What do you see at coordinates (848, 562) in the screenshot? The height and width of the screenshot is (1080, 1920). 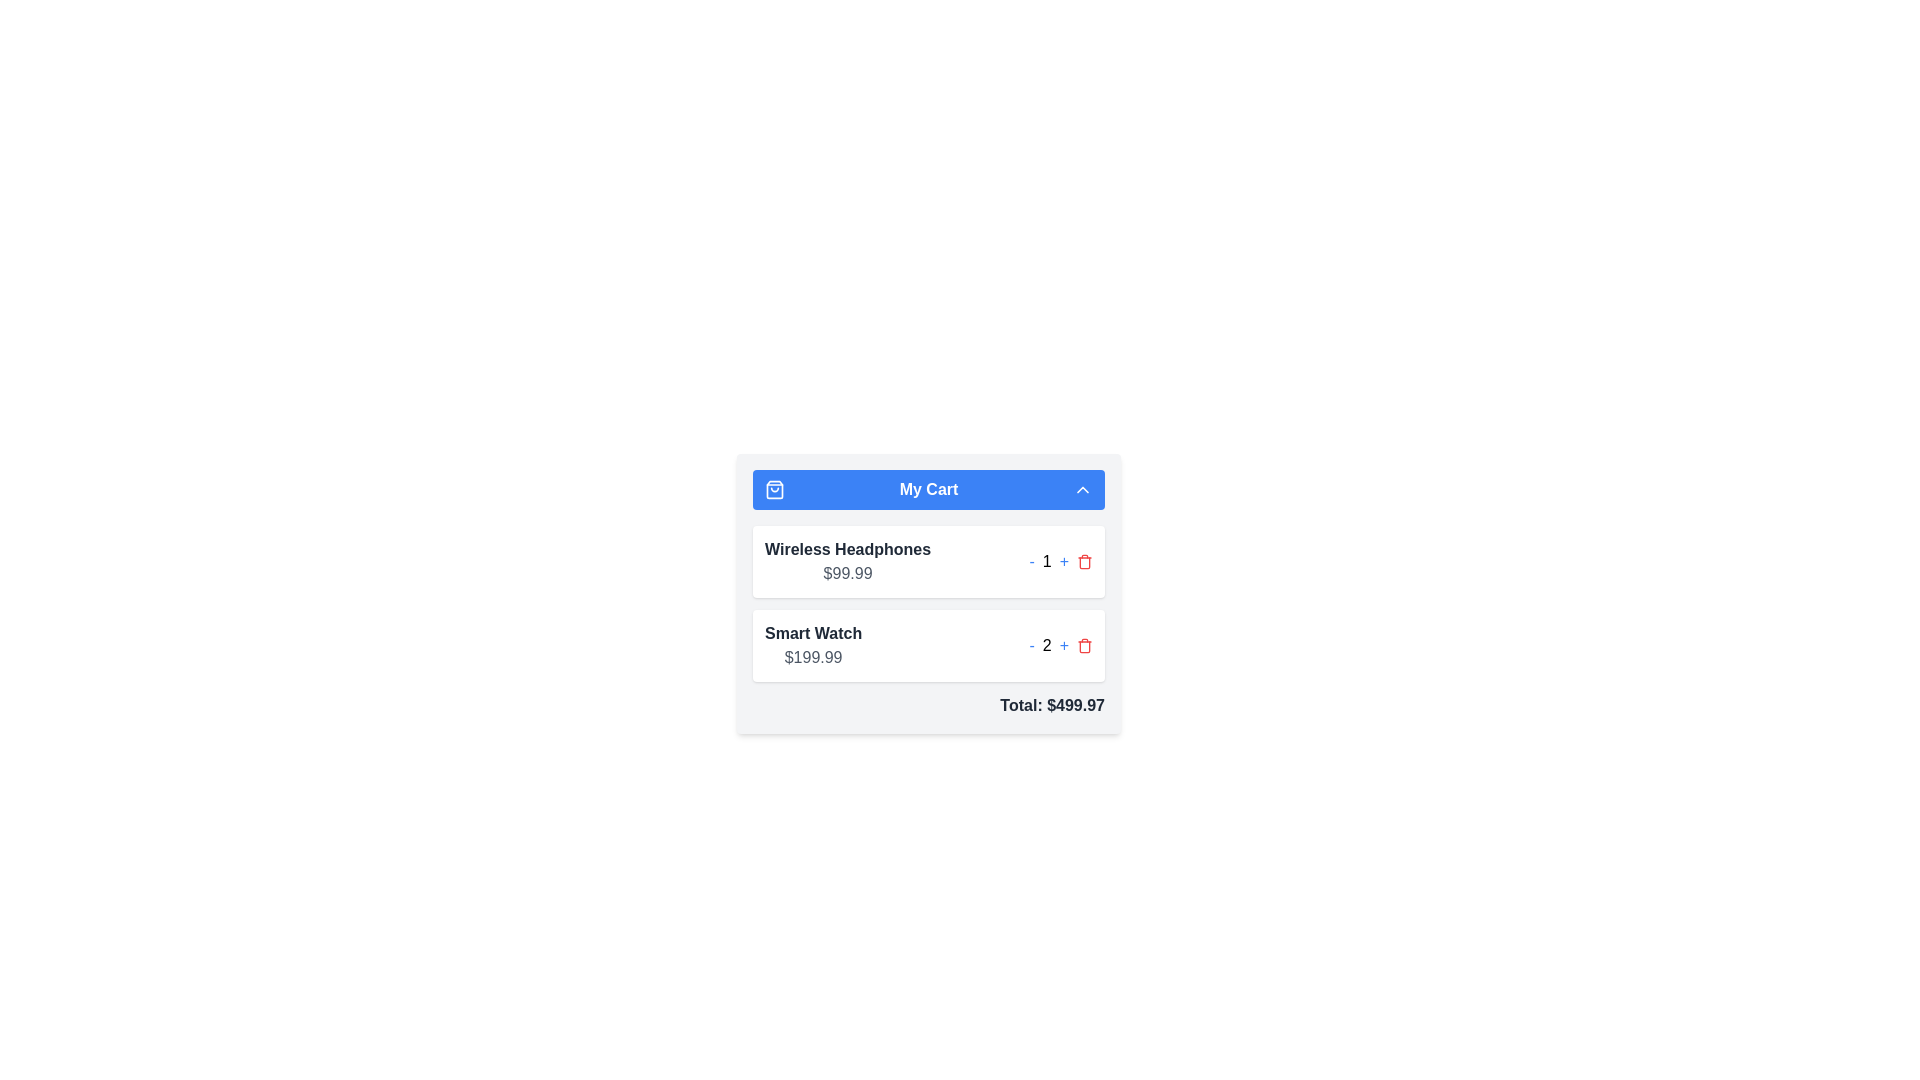 I see `the label group displaying the product name 'Wireless Headphones' and price '$99.99' located under the 'My Cart' section` at bounding box center [848, 562].